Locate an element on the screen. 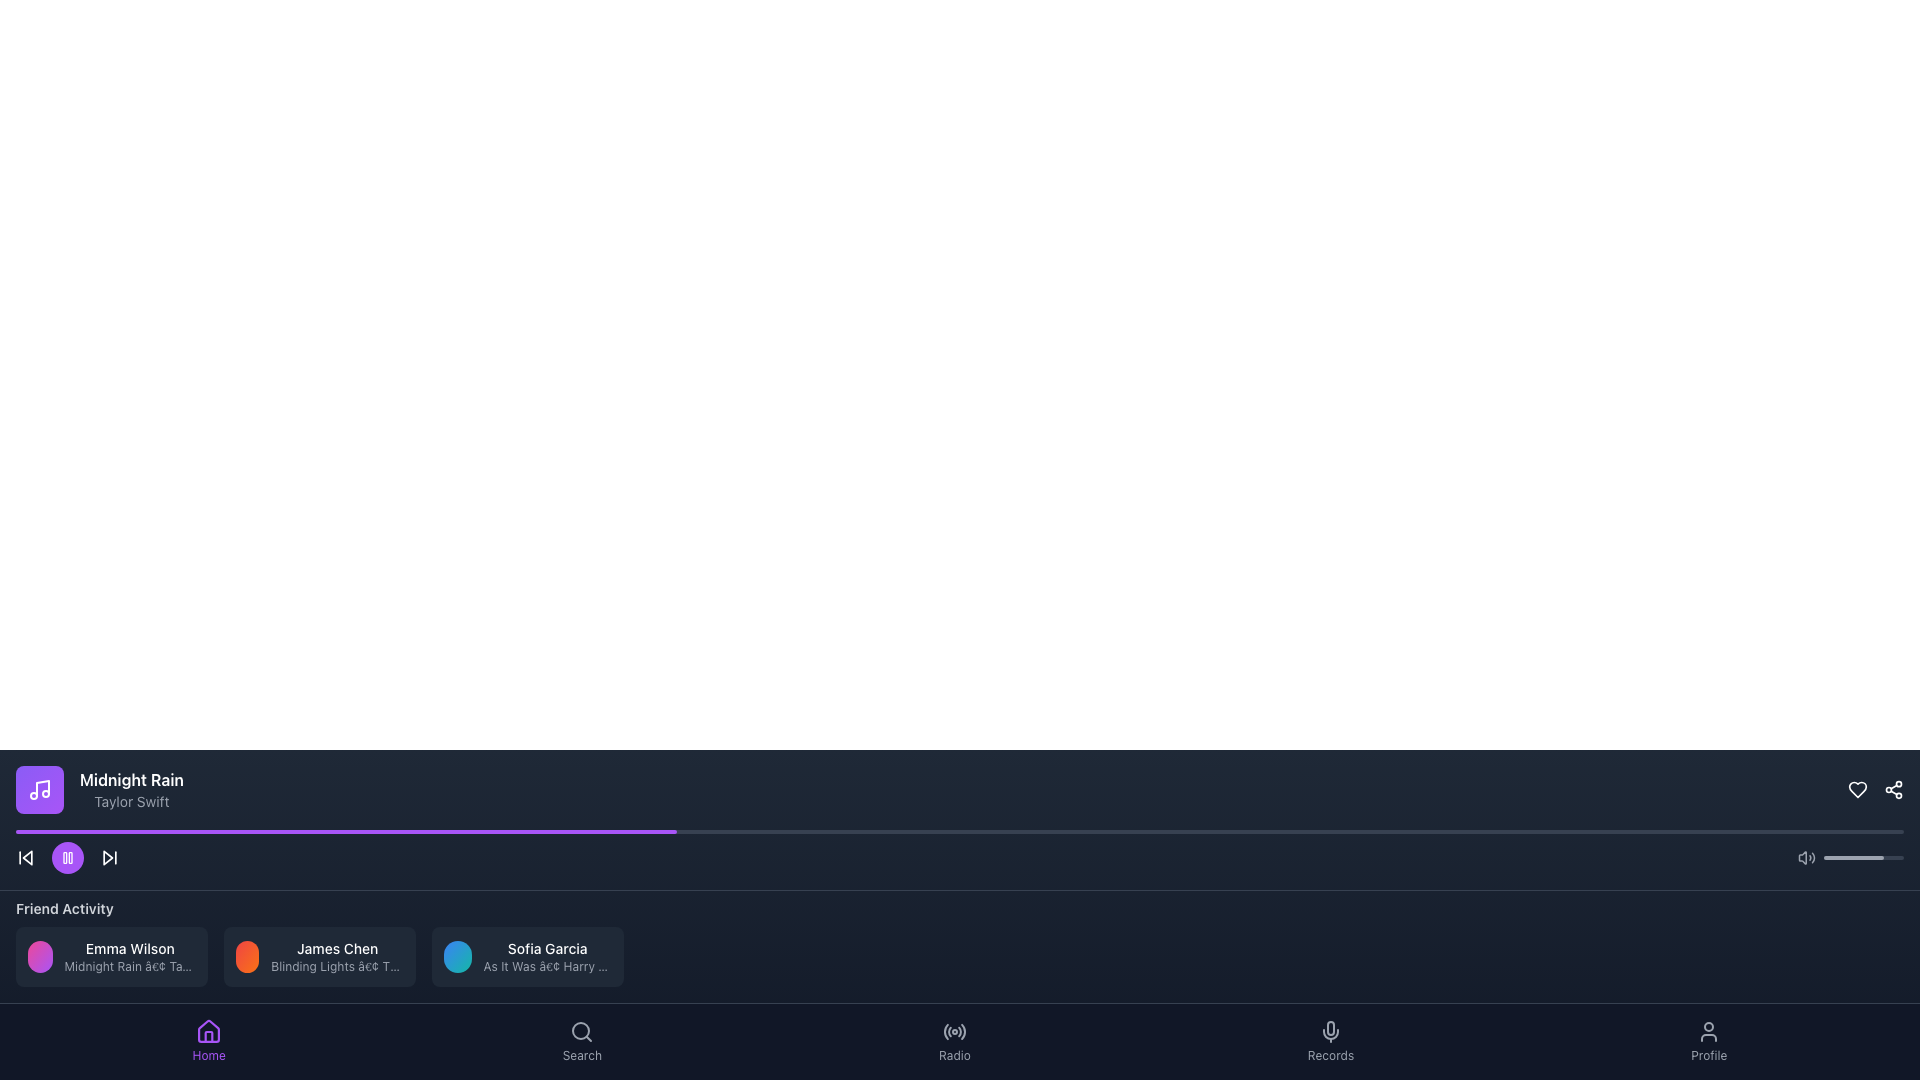 This screenshot has width=1920, height=1080. the volume slider is located at coordinates (1832, 856).